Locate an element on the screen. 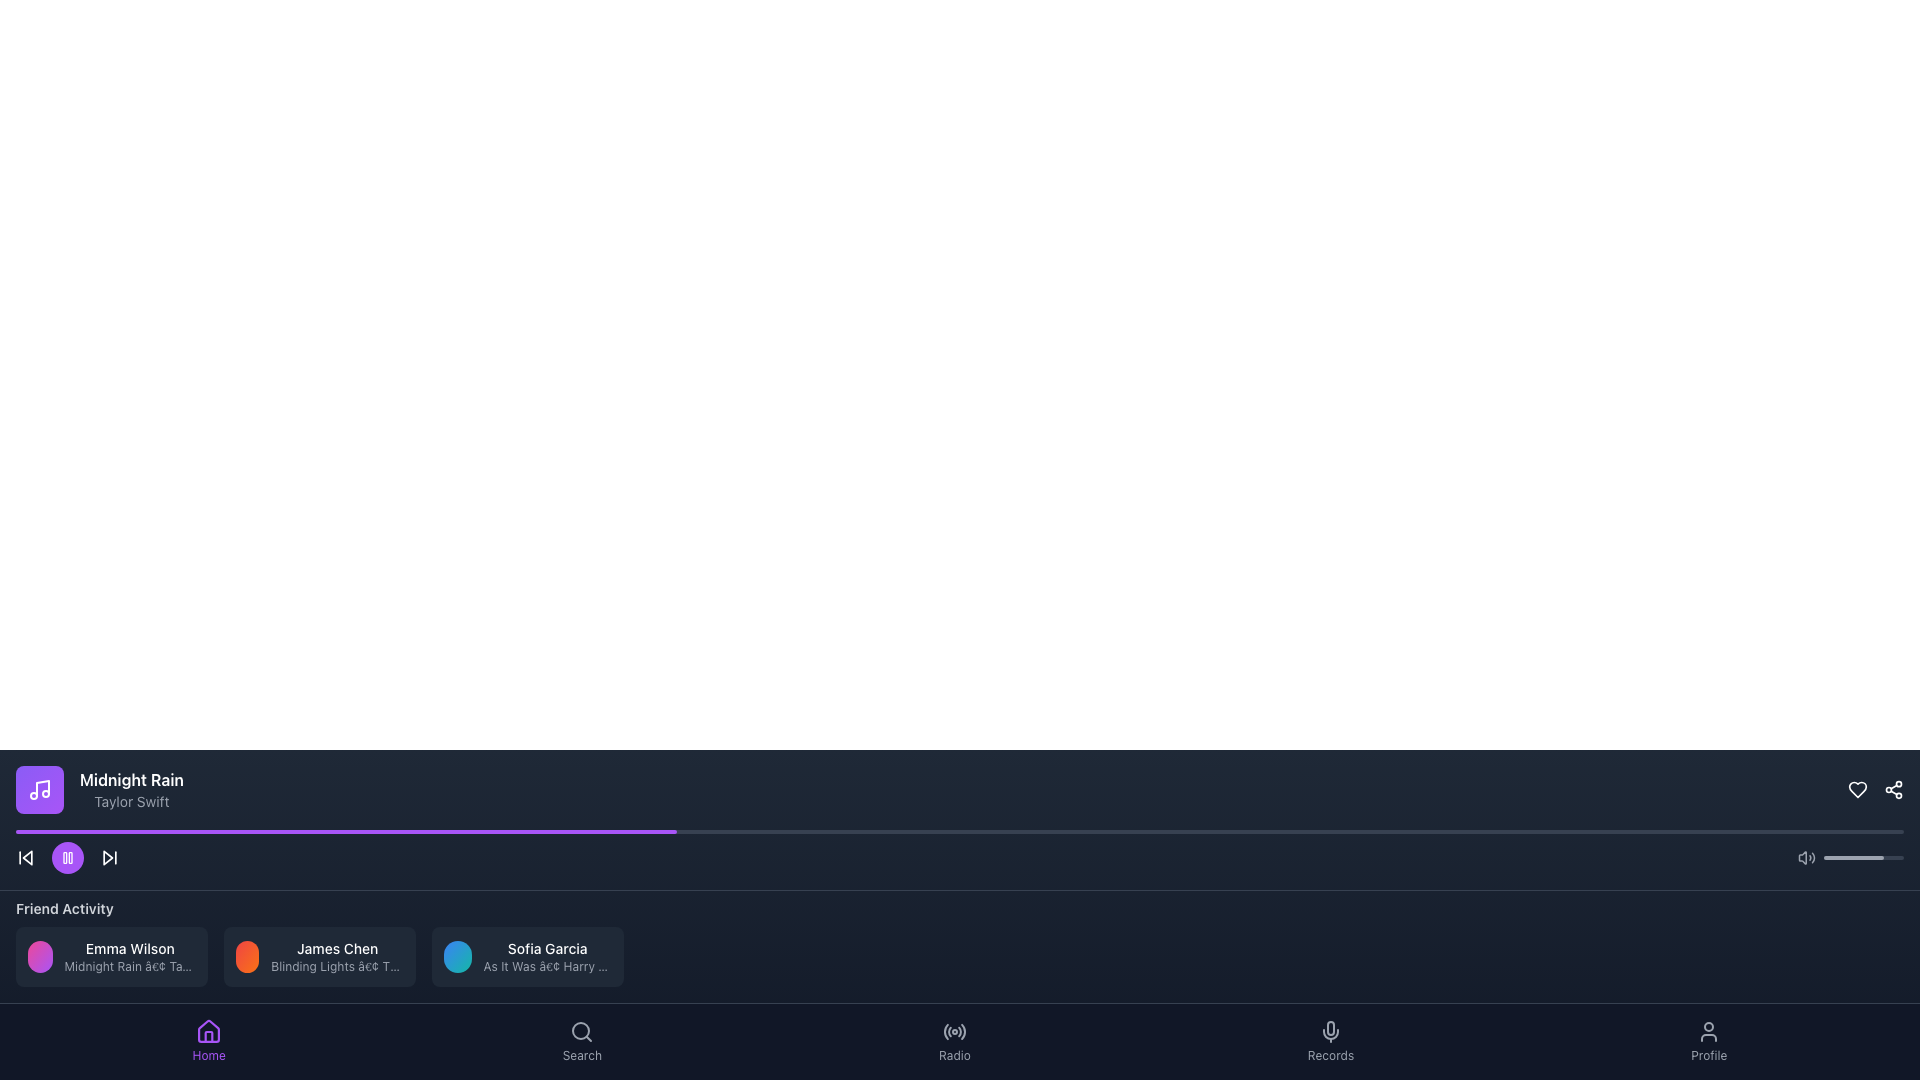 This screenshot has width=1920, height=1080. the volume slider is located at coordinates (1832, 856).